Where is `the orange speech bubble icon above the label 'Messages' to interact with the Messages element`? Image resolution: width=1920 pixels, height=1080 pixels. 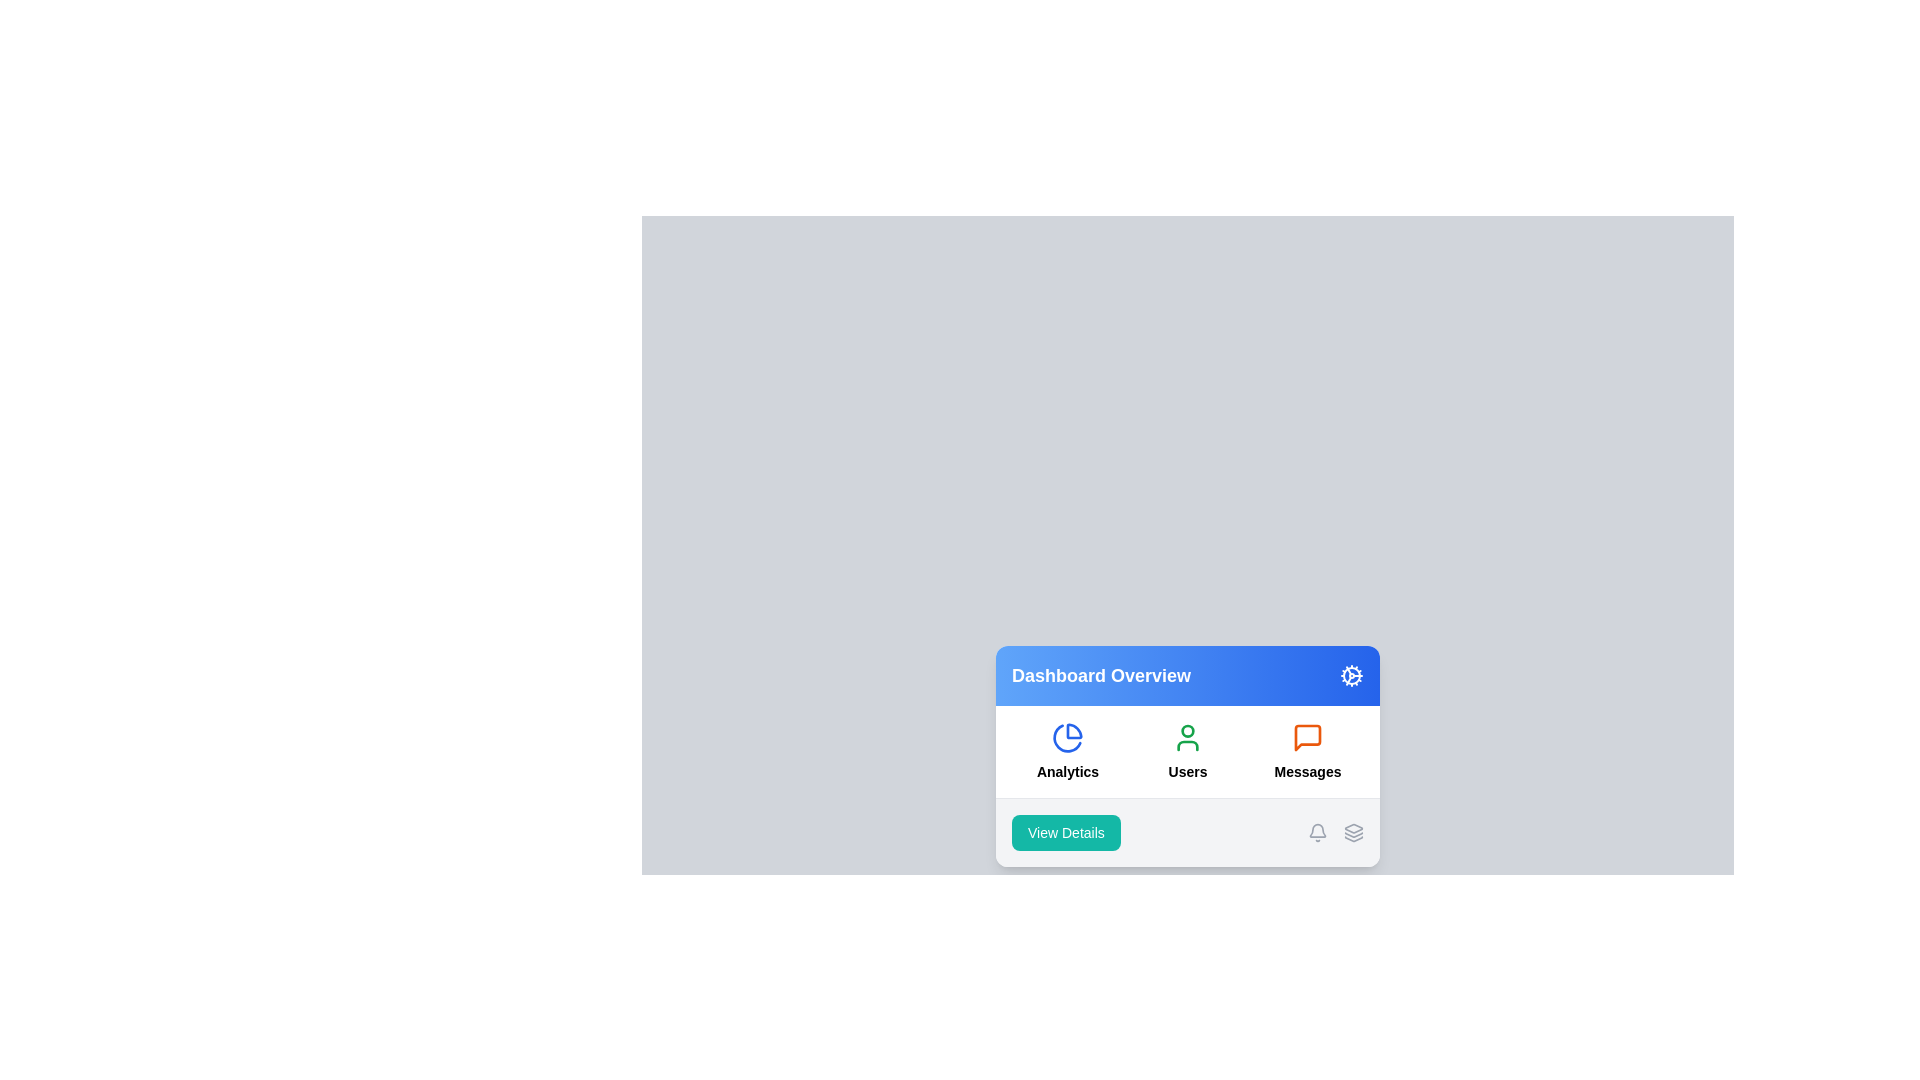
the orange speech bubble icon above the label 'Messages' to interact with the Messages element is located at coordinates (1308, 751).